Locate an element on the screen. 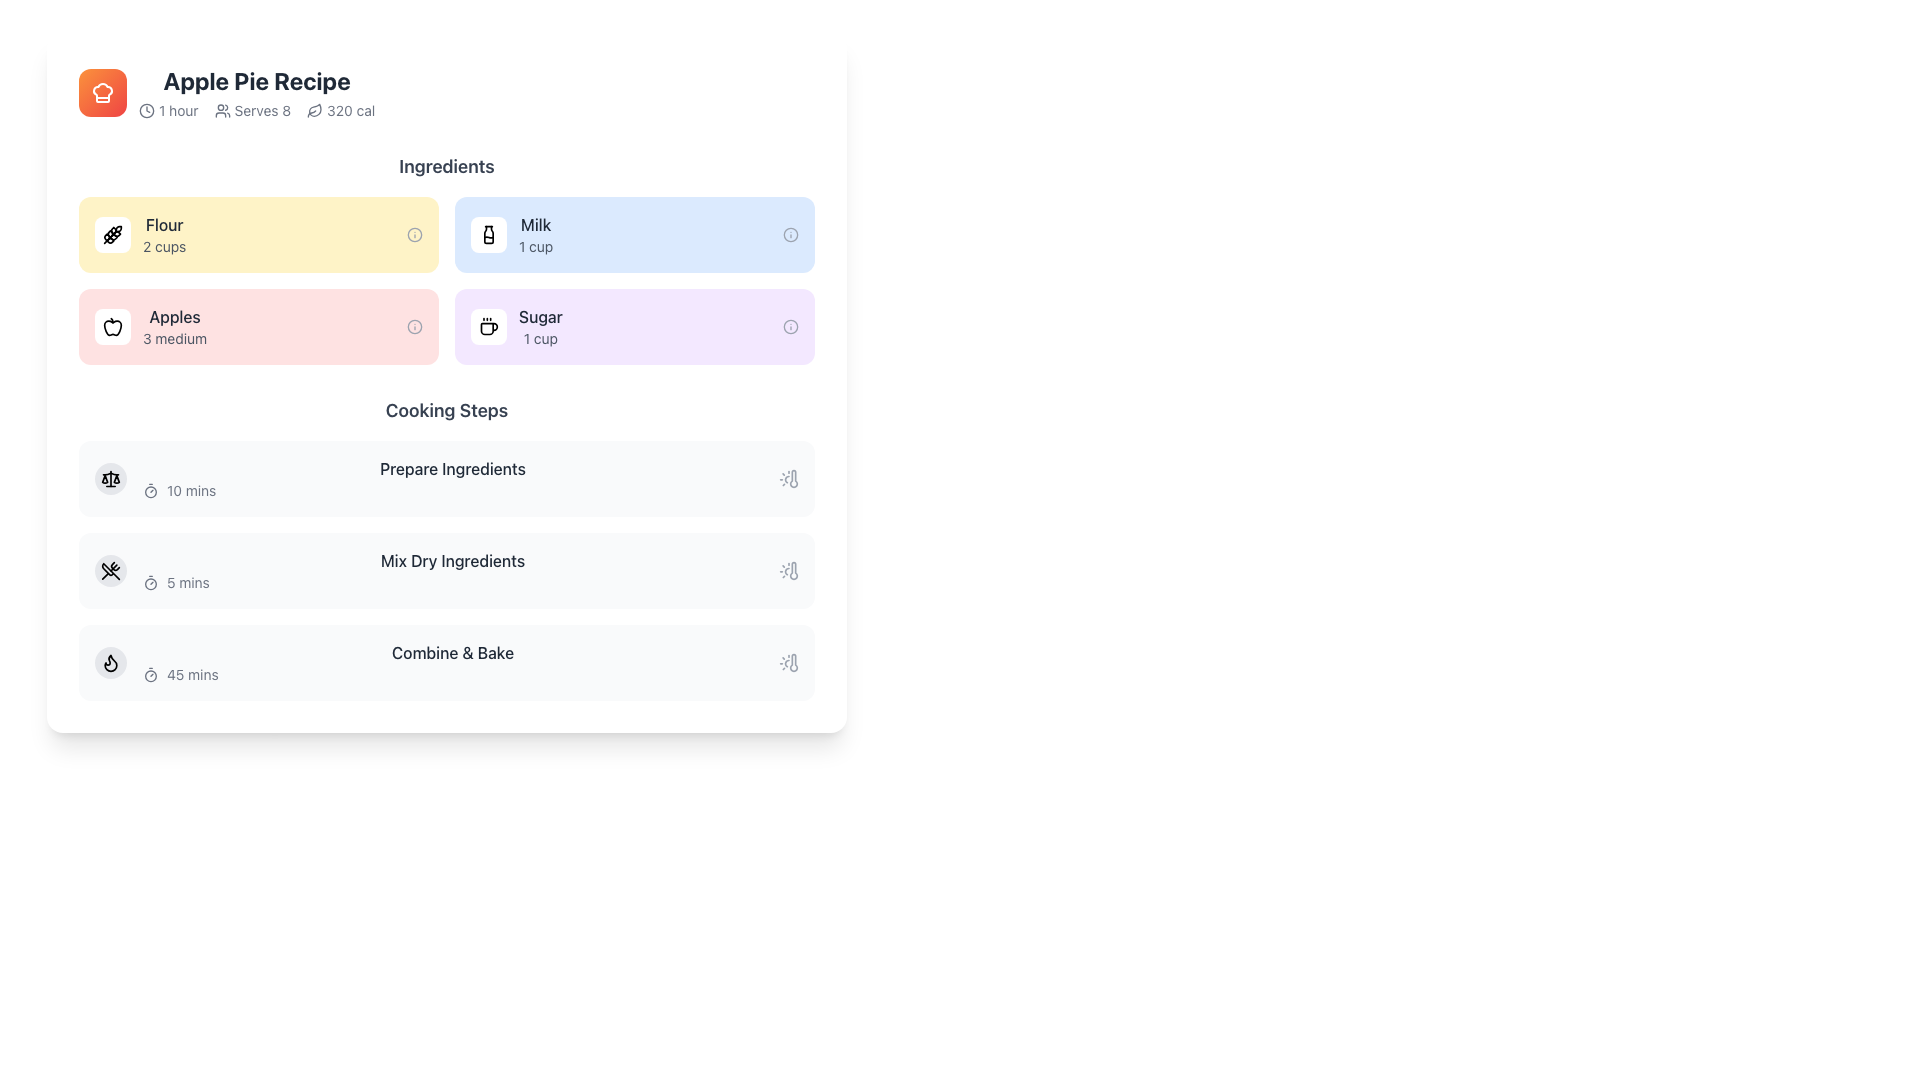 The image size is (1920, 1080). the SVG icon resembling a stylized coffee cup located to the left of the 'Sugar' label in the ingredients section is located at coordinates (489, 328).